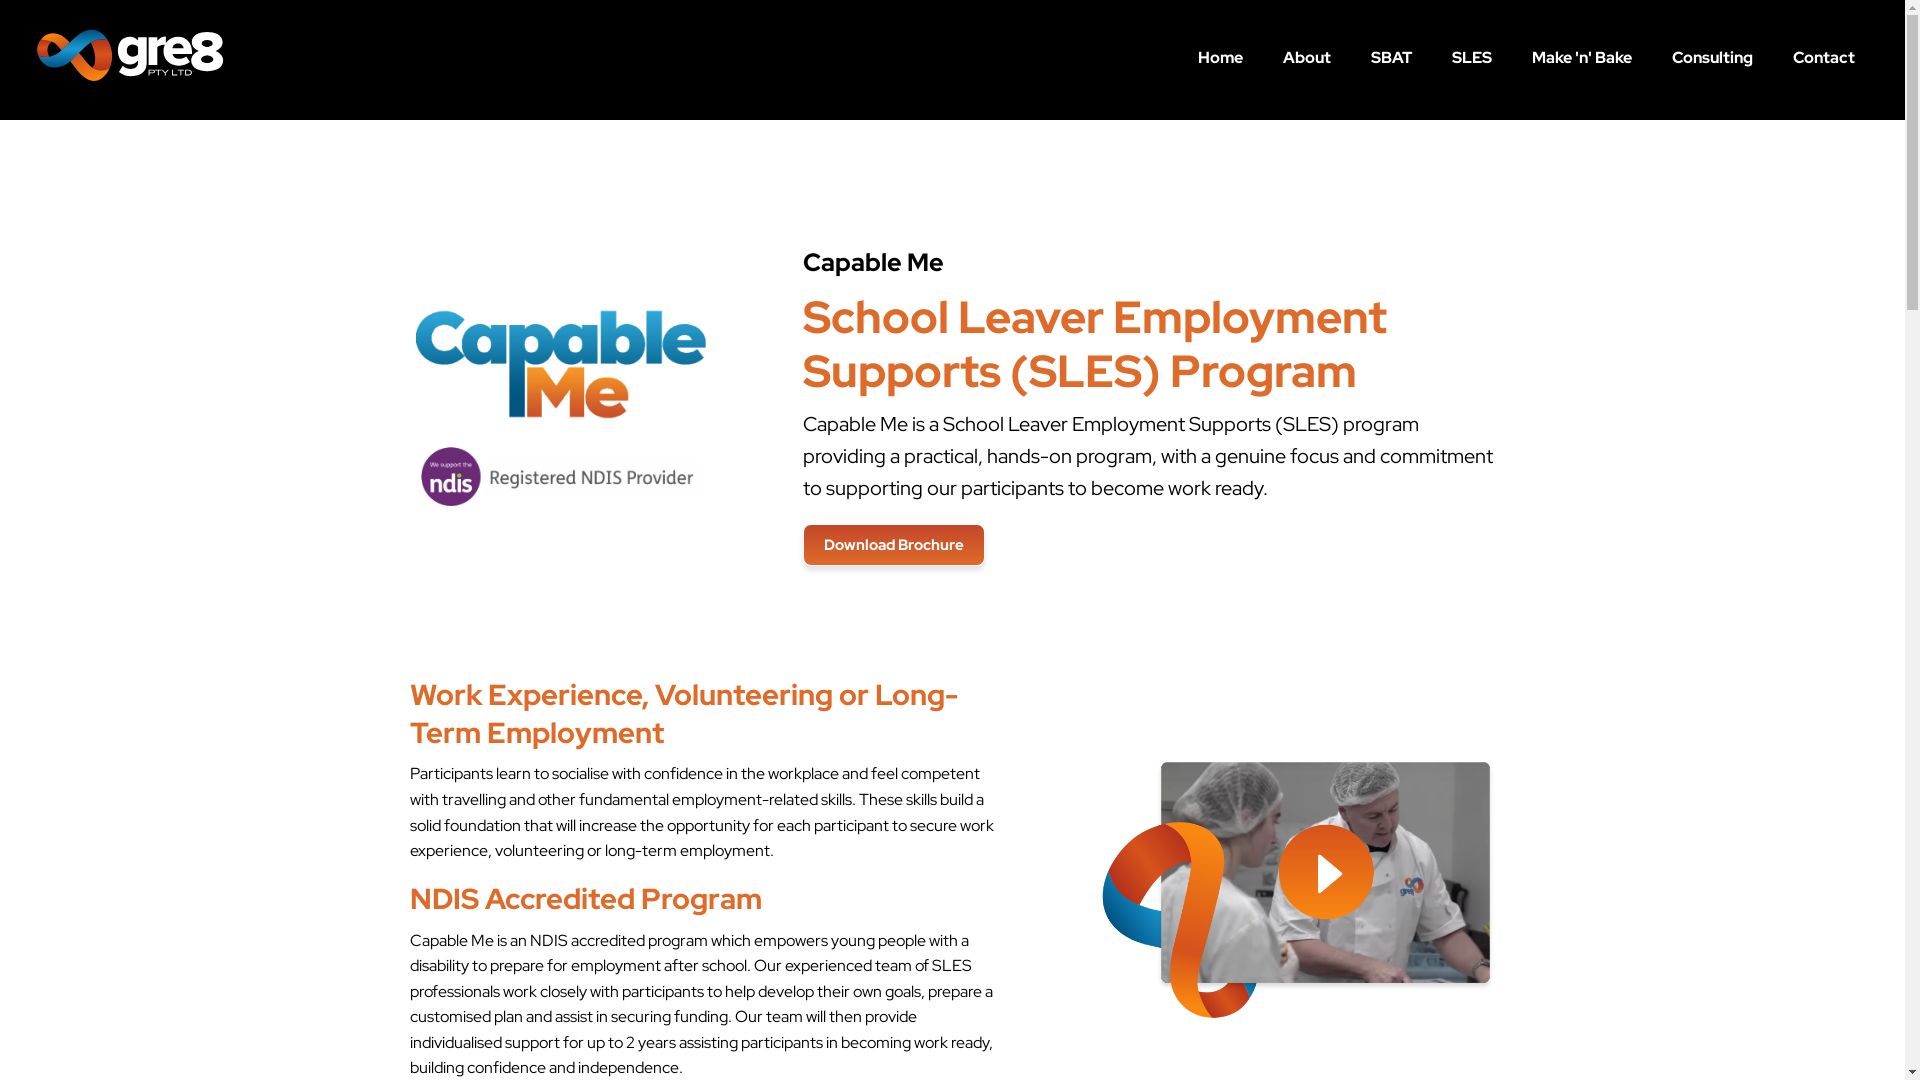 The image size is (1920, 1080). What do you see at coordinates (1472, 56) in the screenshot?
I see `'SLES'` at bounding box center [1472, 56].